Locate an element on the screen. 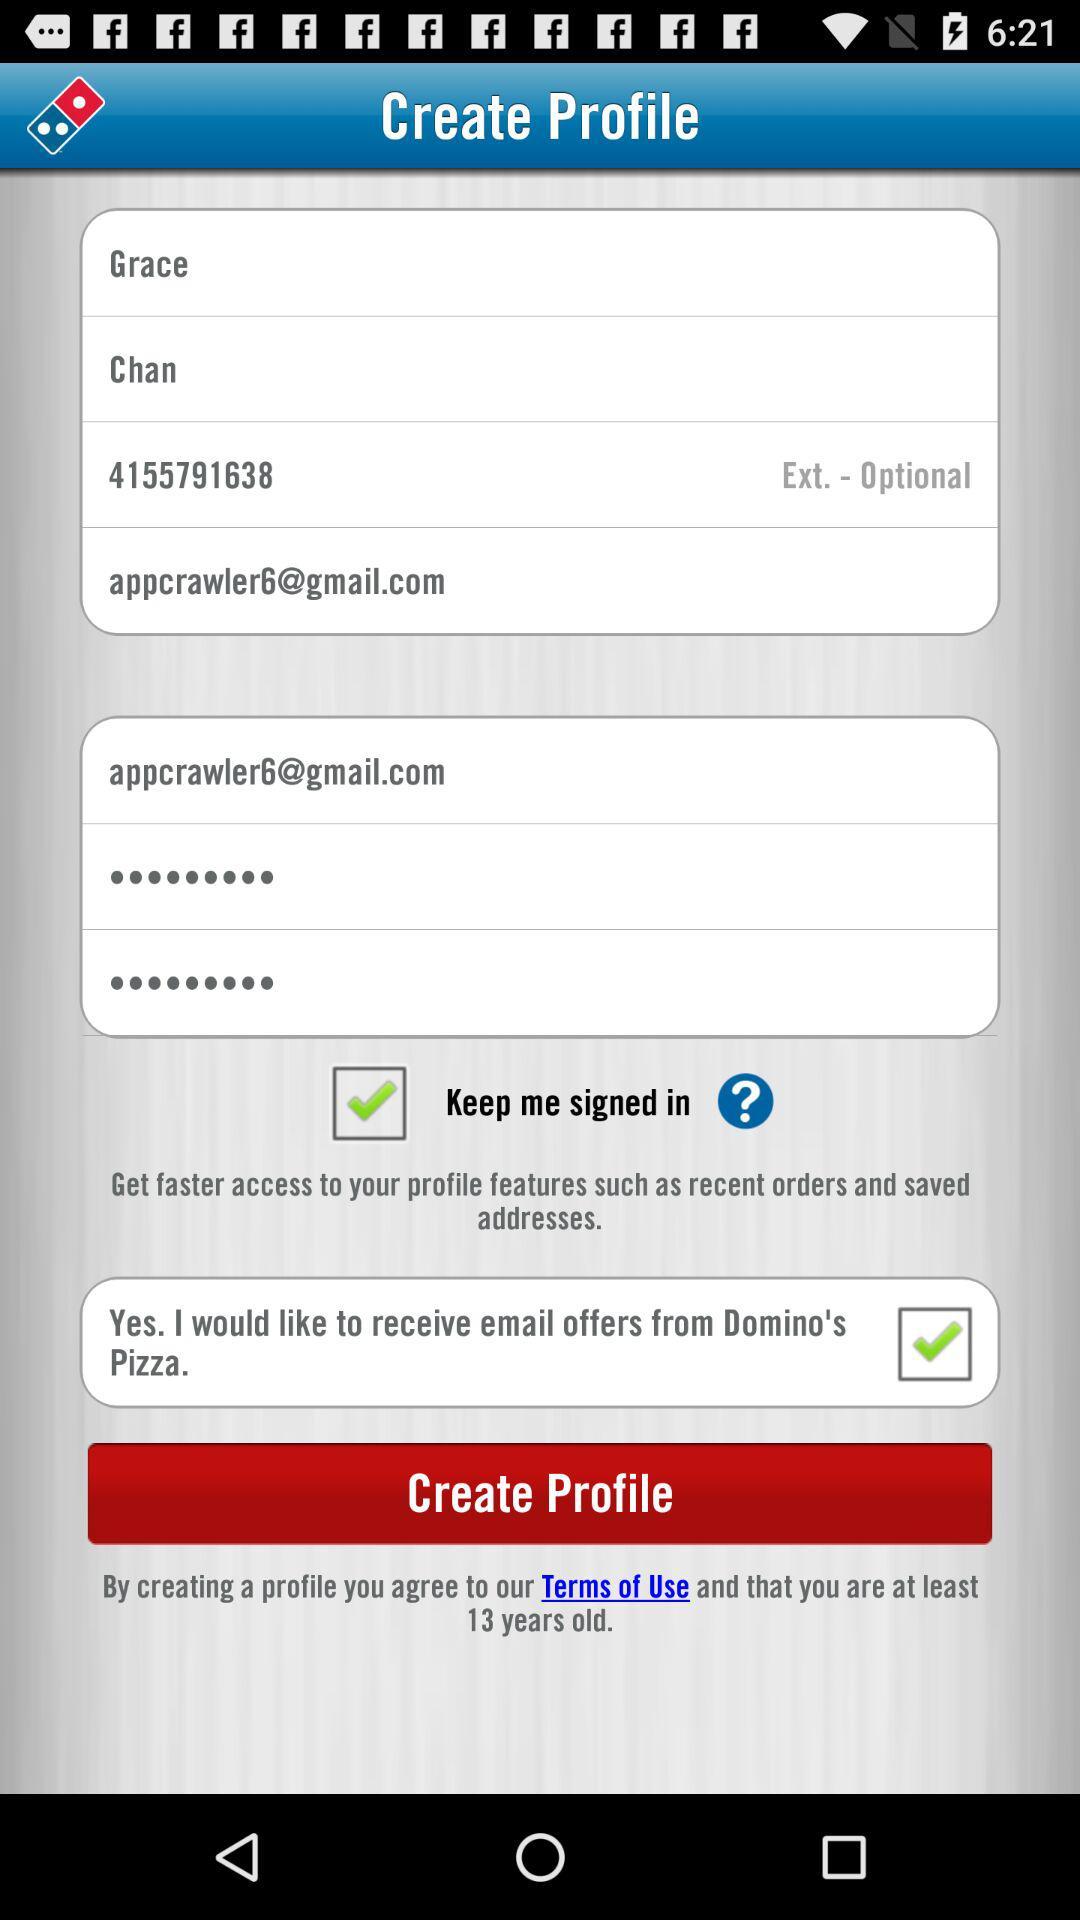 Image resolution: width=1080 pixels, height=1920 pixels. help is located at coordinates (745, 1100).